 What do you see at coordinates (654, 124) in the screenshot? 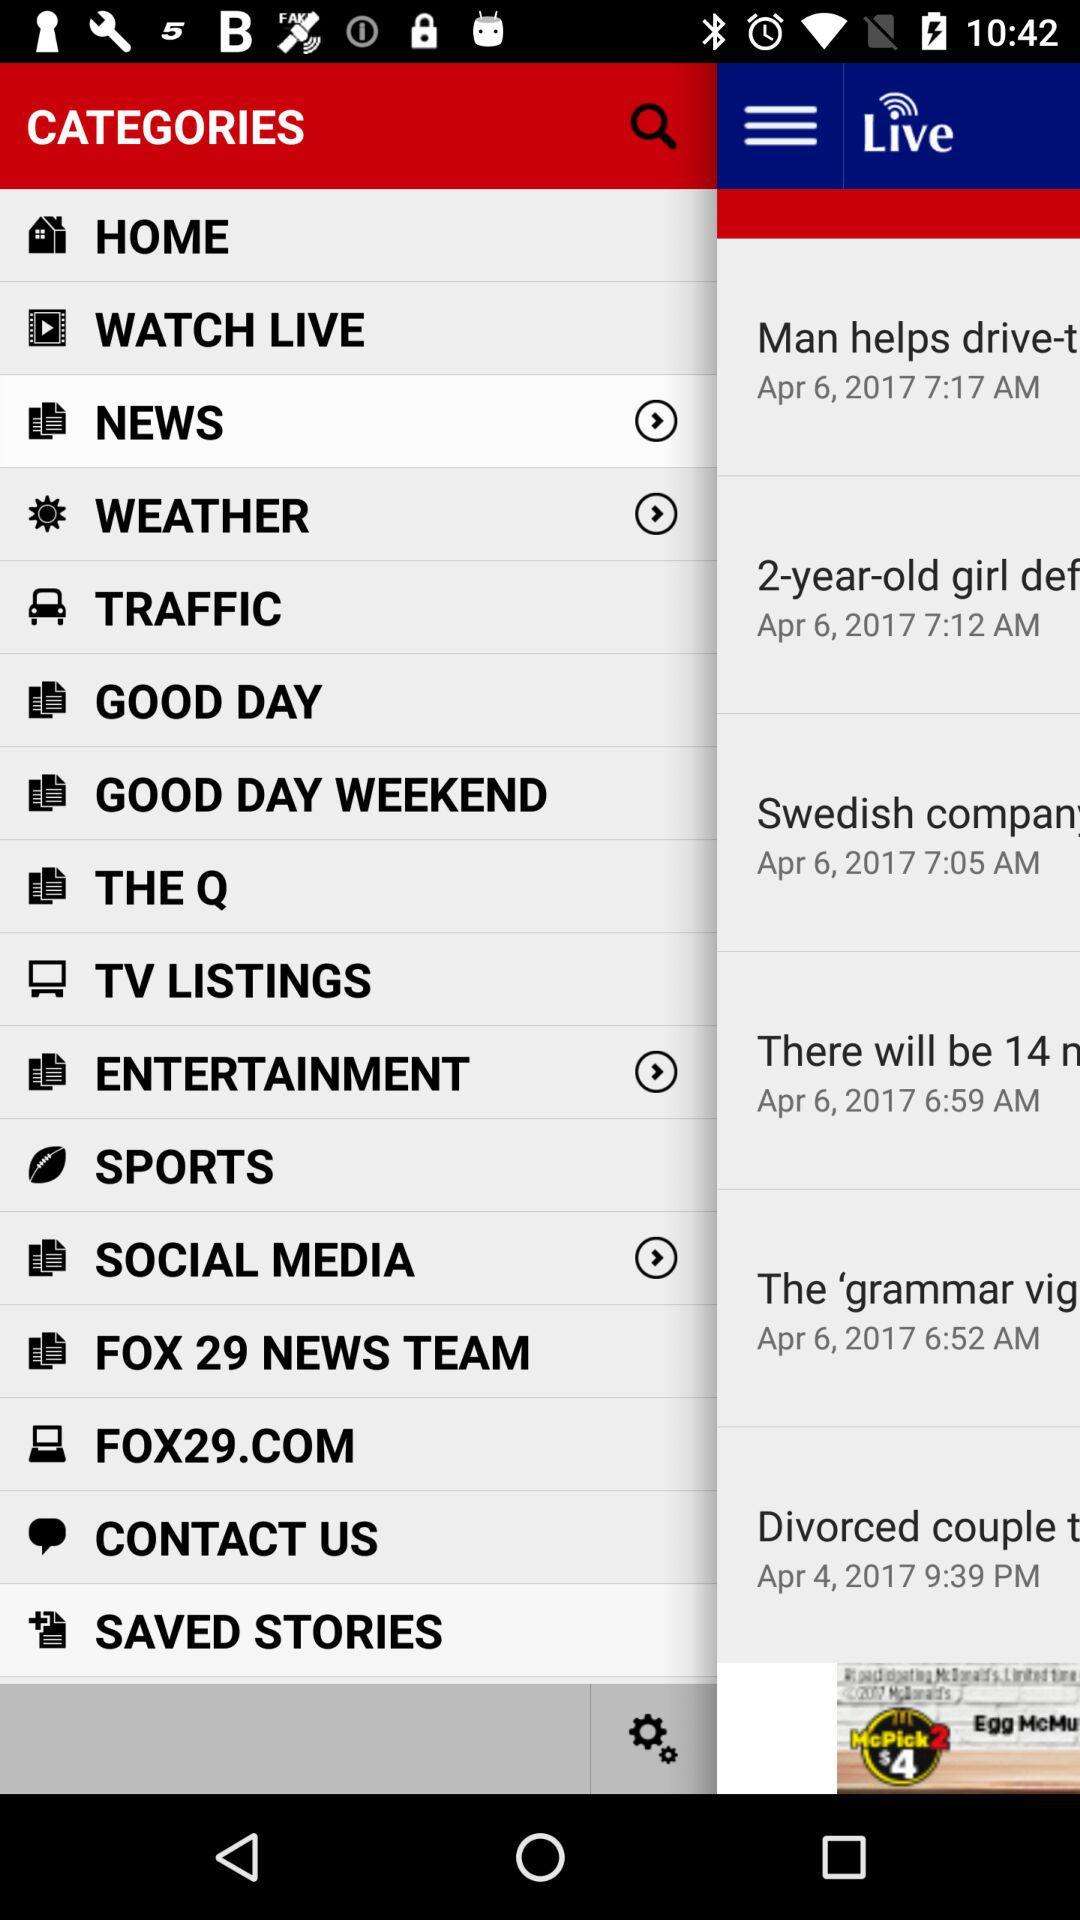
I see `search categories` at bounding box center [654, 124].